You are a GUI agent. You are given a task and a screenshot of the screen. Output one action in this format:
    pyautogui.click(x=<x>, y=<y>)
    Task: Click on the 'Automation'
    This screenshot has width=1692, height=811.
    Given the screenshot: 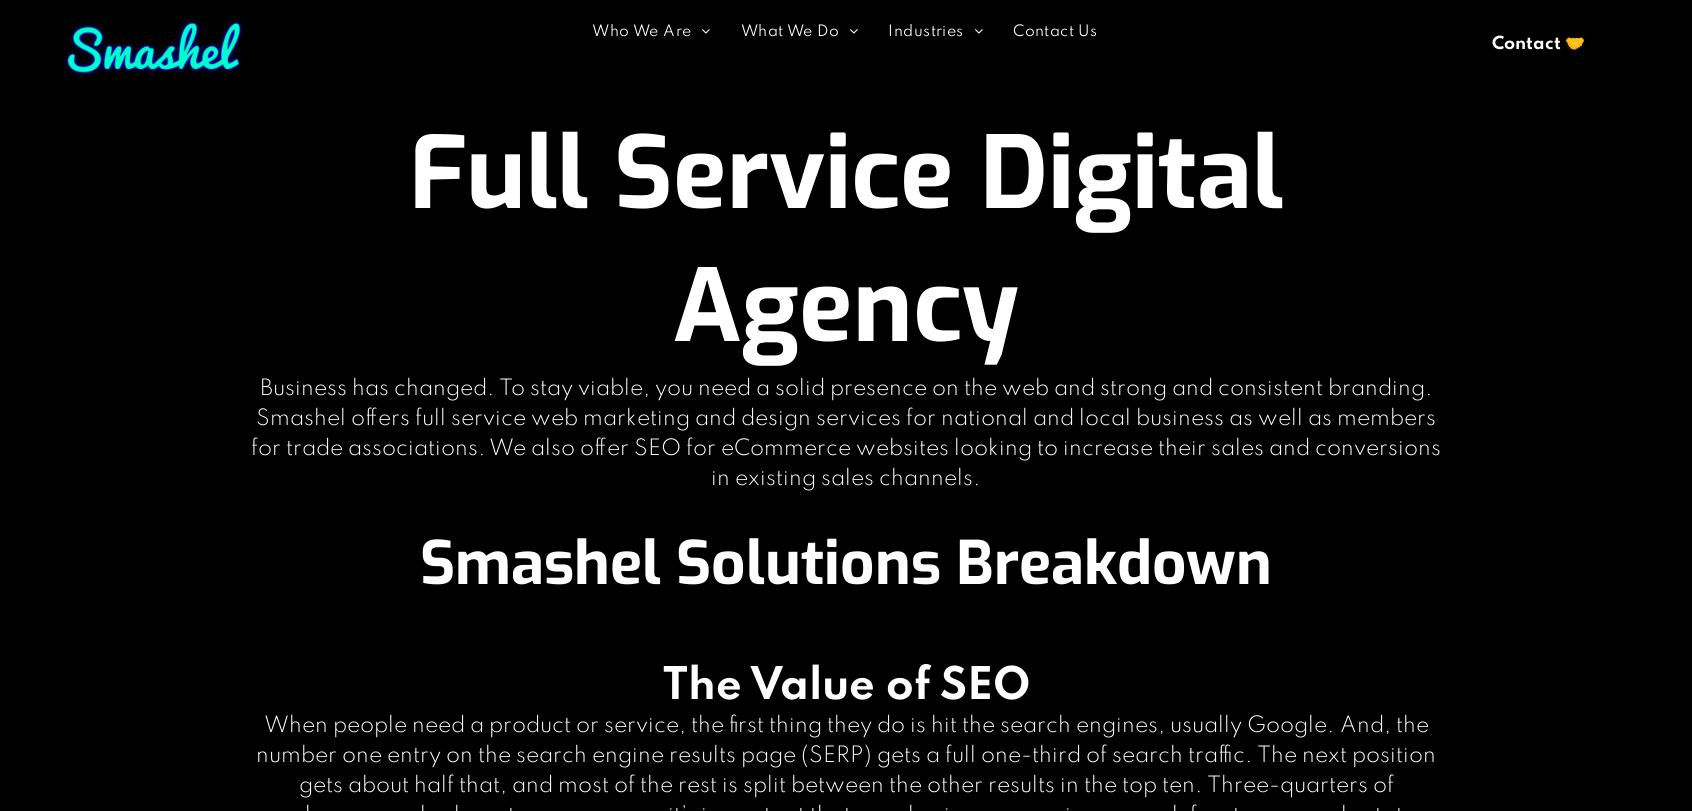 What is the action you would take?
    pyautogui.click(x=801, y=151)
    